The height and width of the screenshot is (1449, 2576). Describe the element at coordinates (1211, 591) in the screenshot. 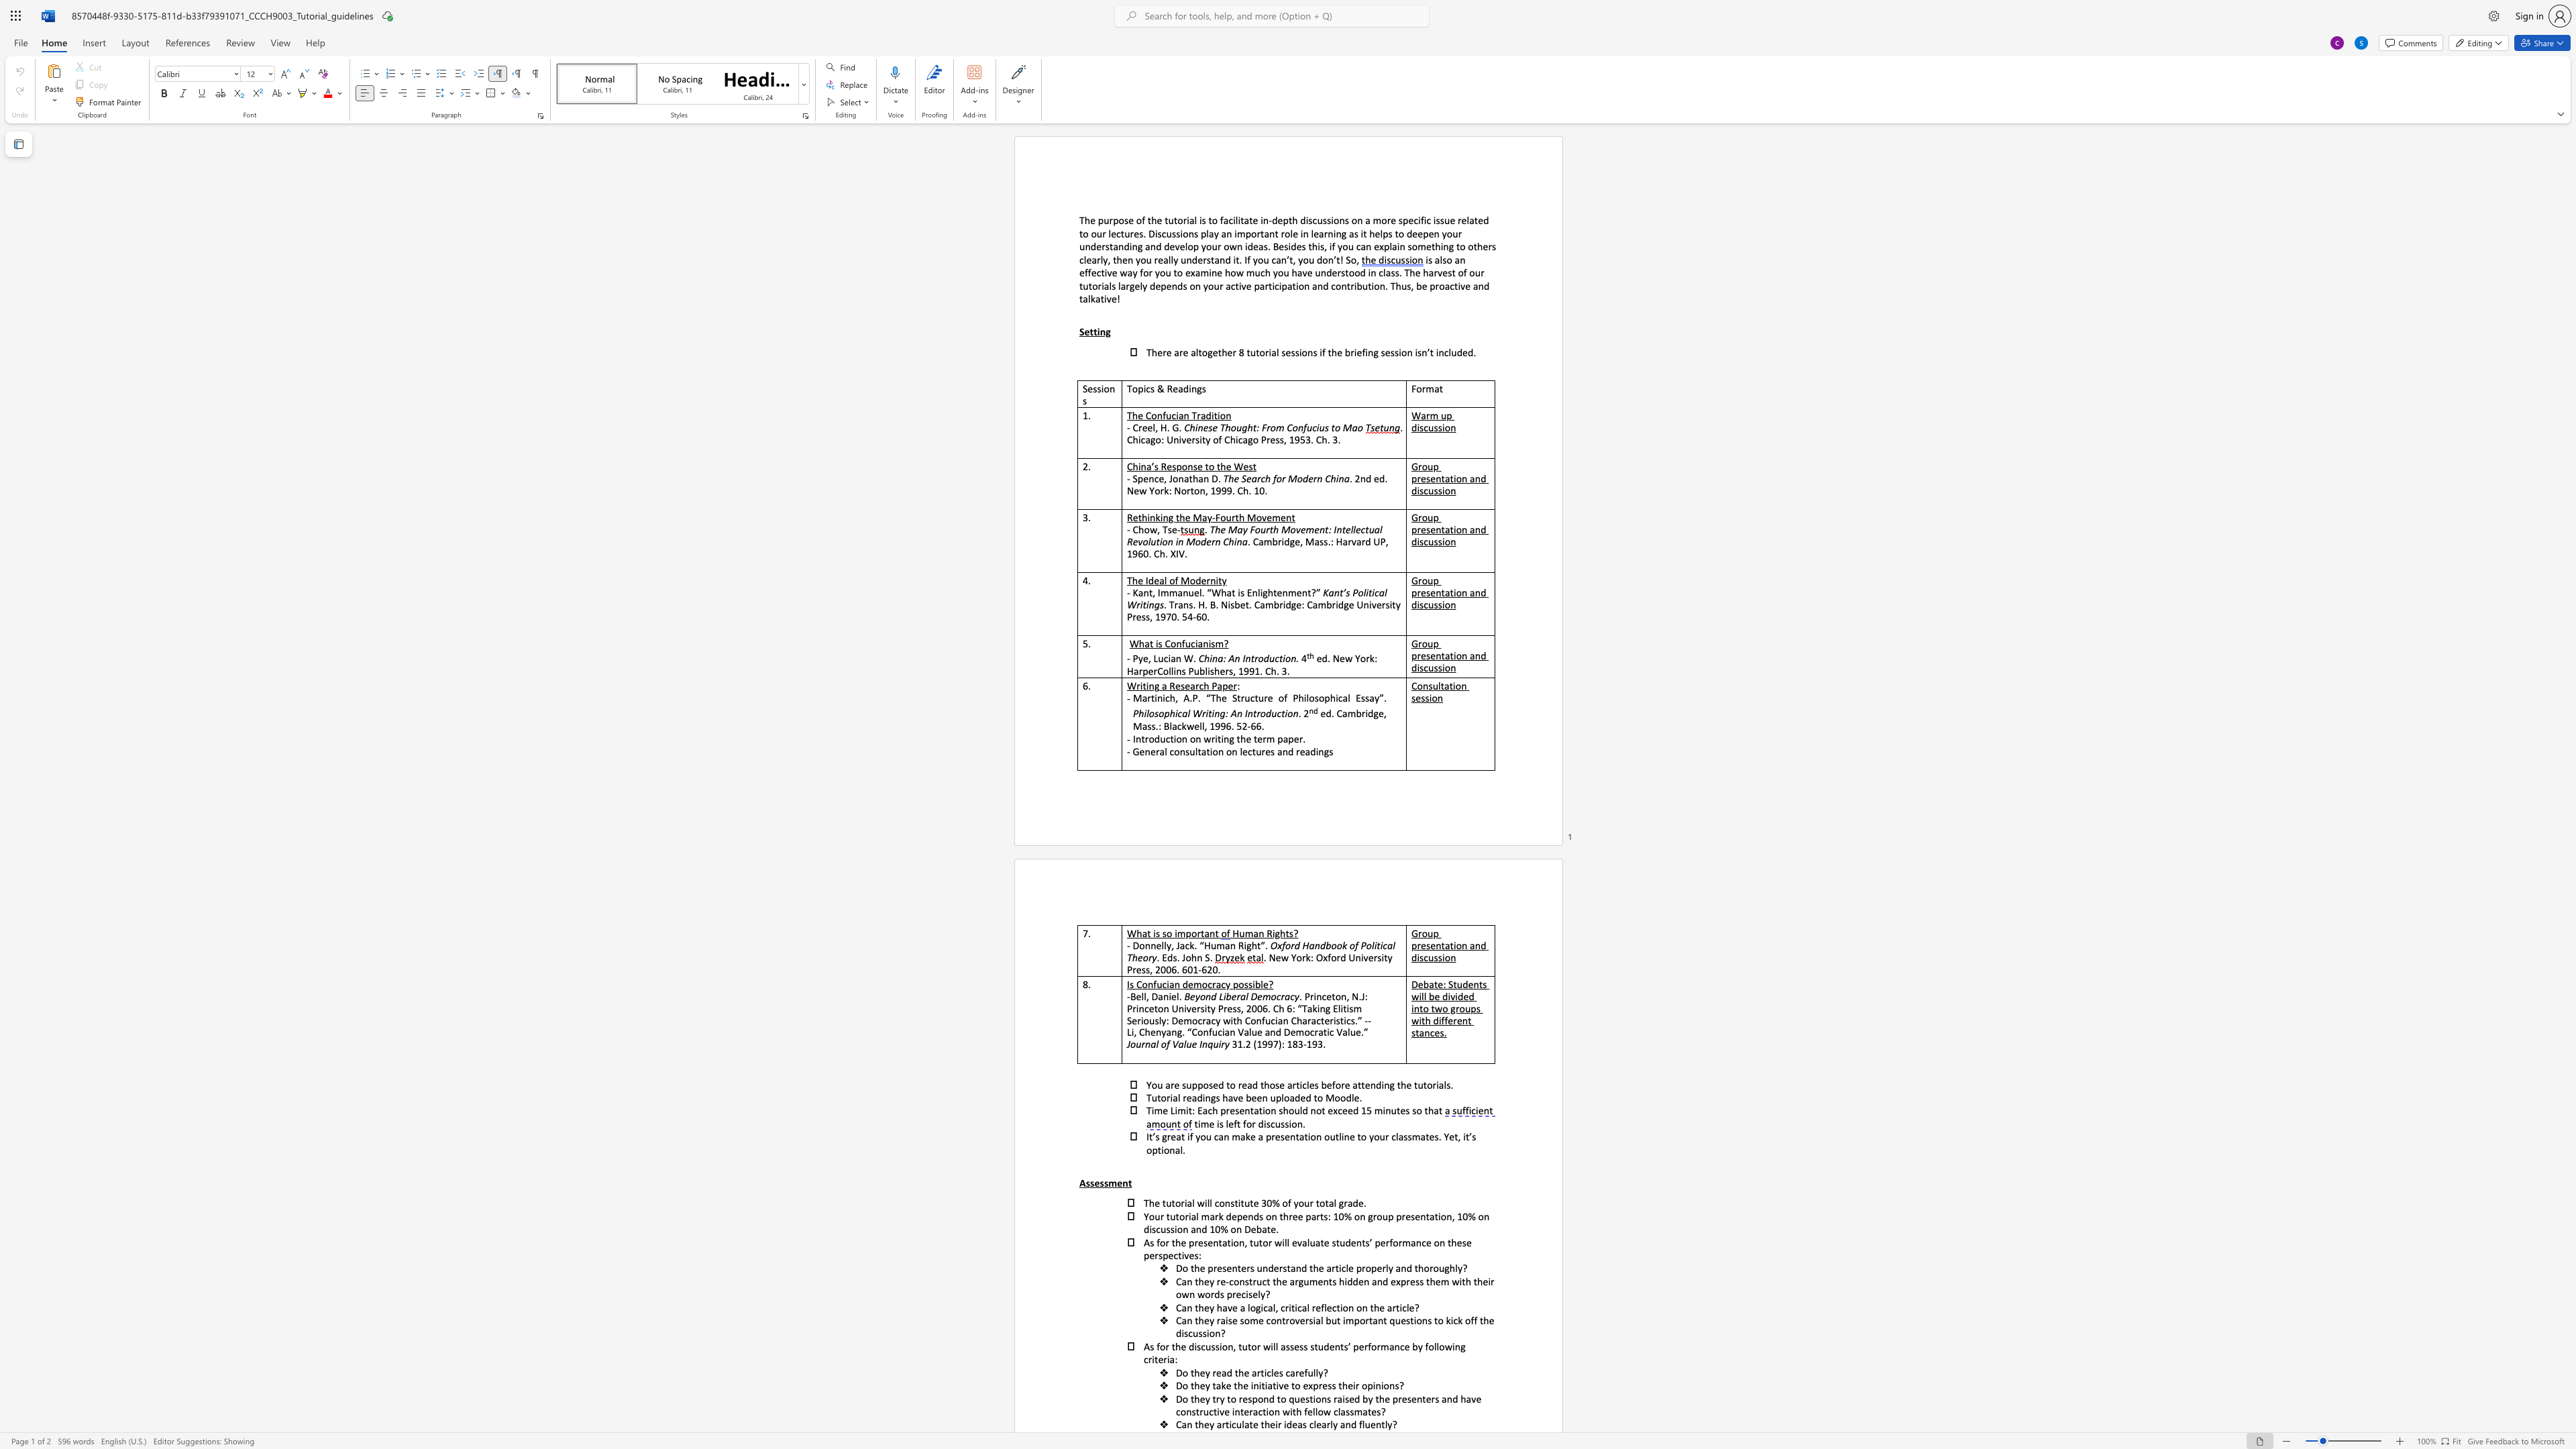

I see `the subset text "What is E" within the text "- Kant, Immanuel. “What is Enlightenment?”"` at that location.